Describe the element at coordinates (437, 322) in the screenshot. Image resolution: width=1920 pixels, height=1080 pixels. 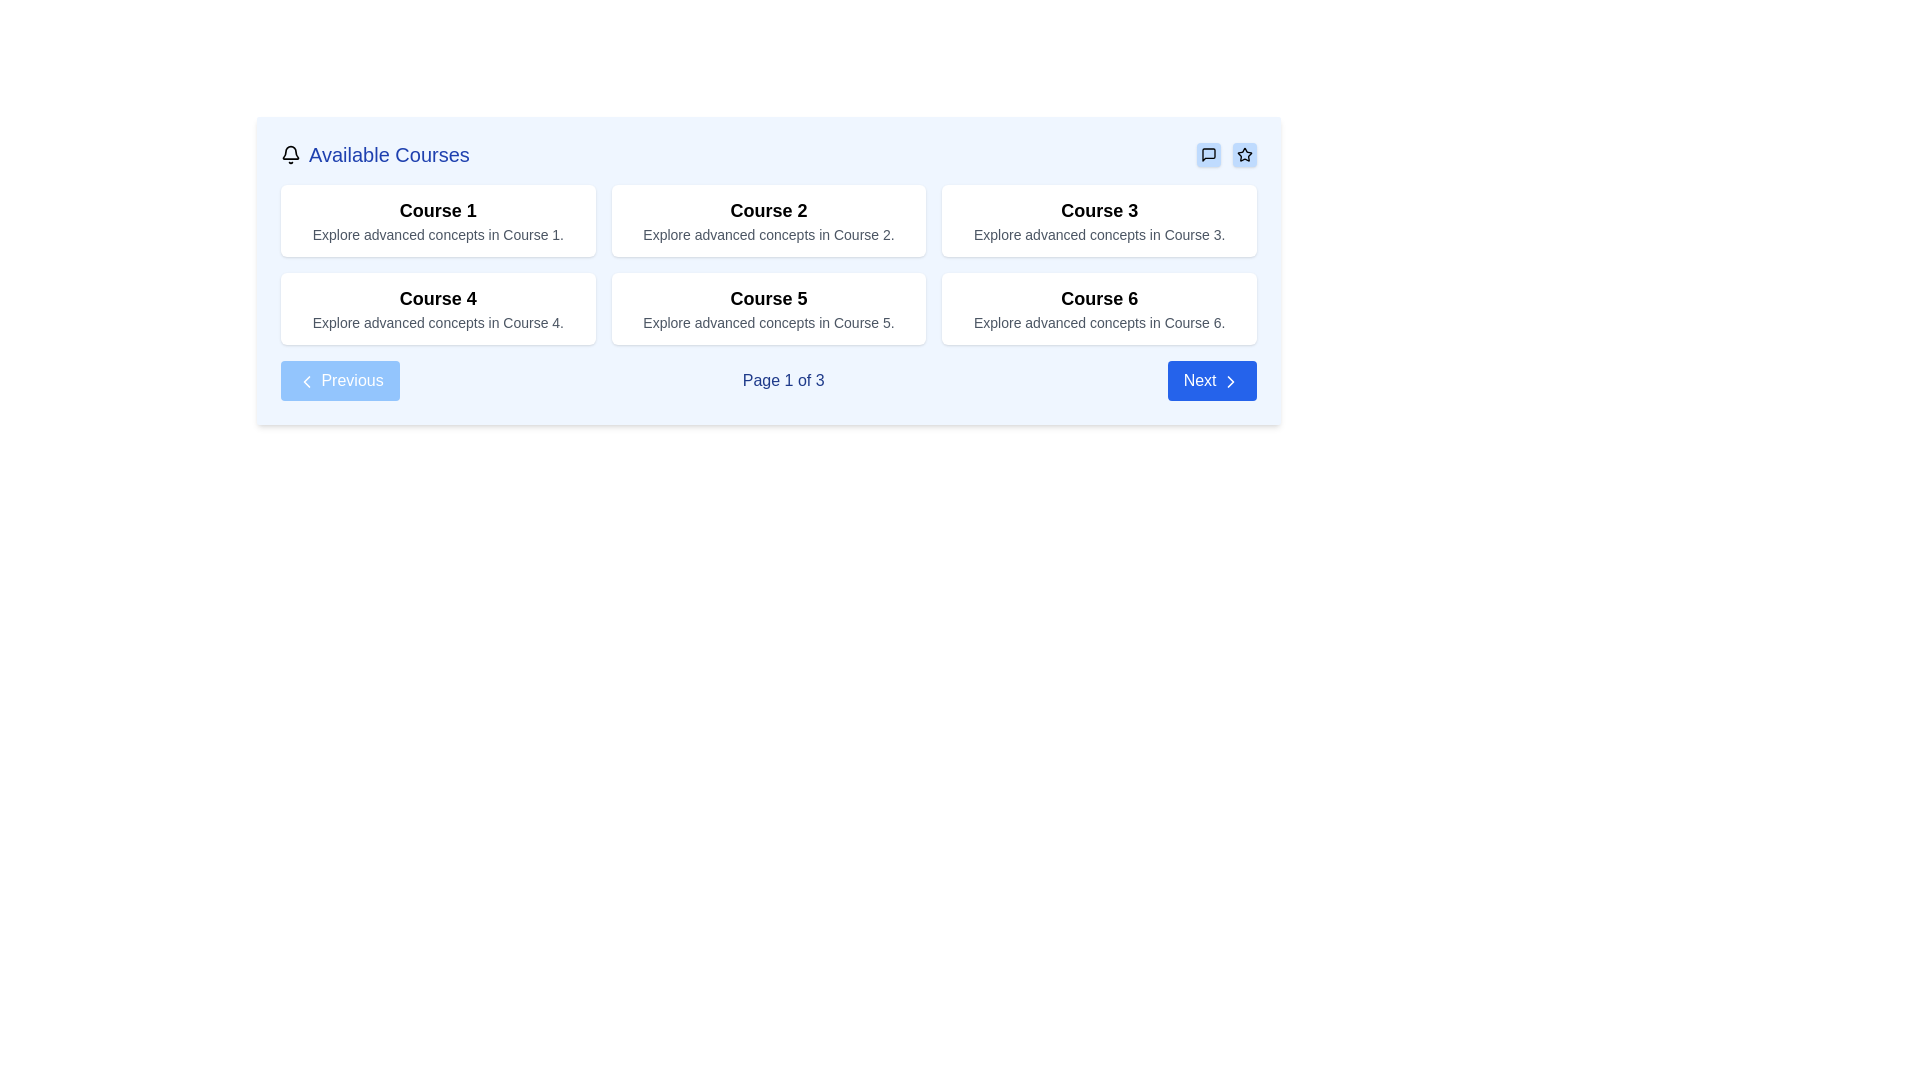
I see `the text label that provides a brief description of the associated course's content, located in the second row's first column of the 'Available Courses' section, directly under 'Course 4'` at that location.